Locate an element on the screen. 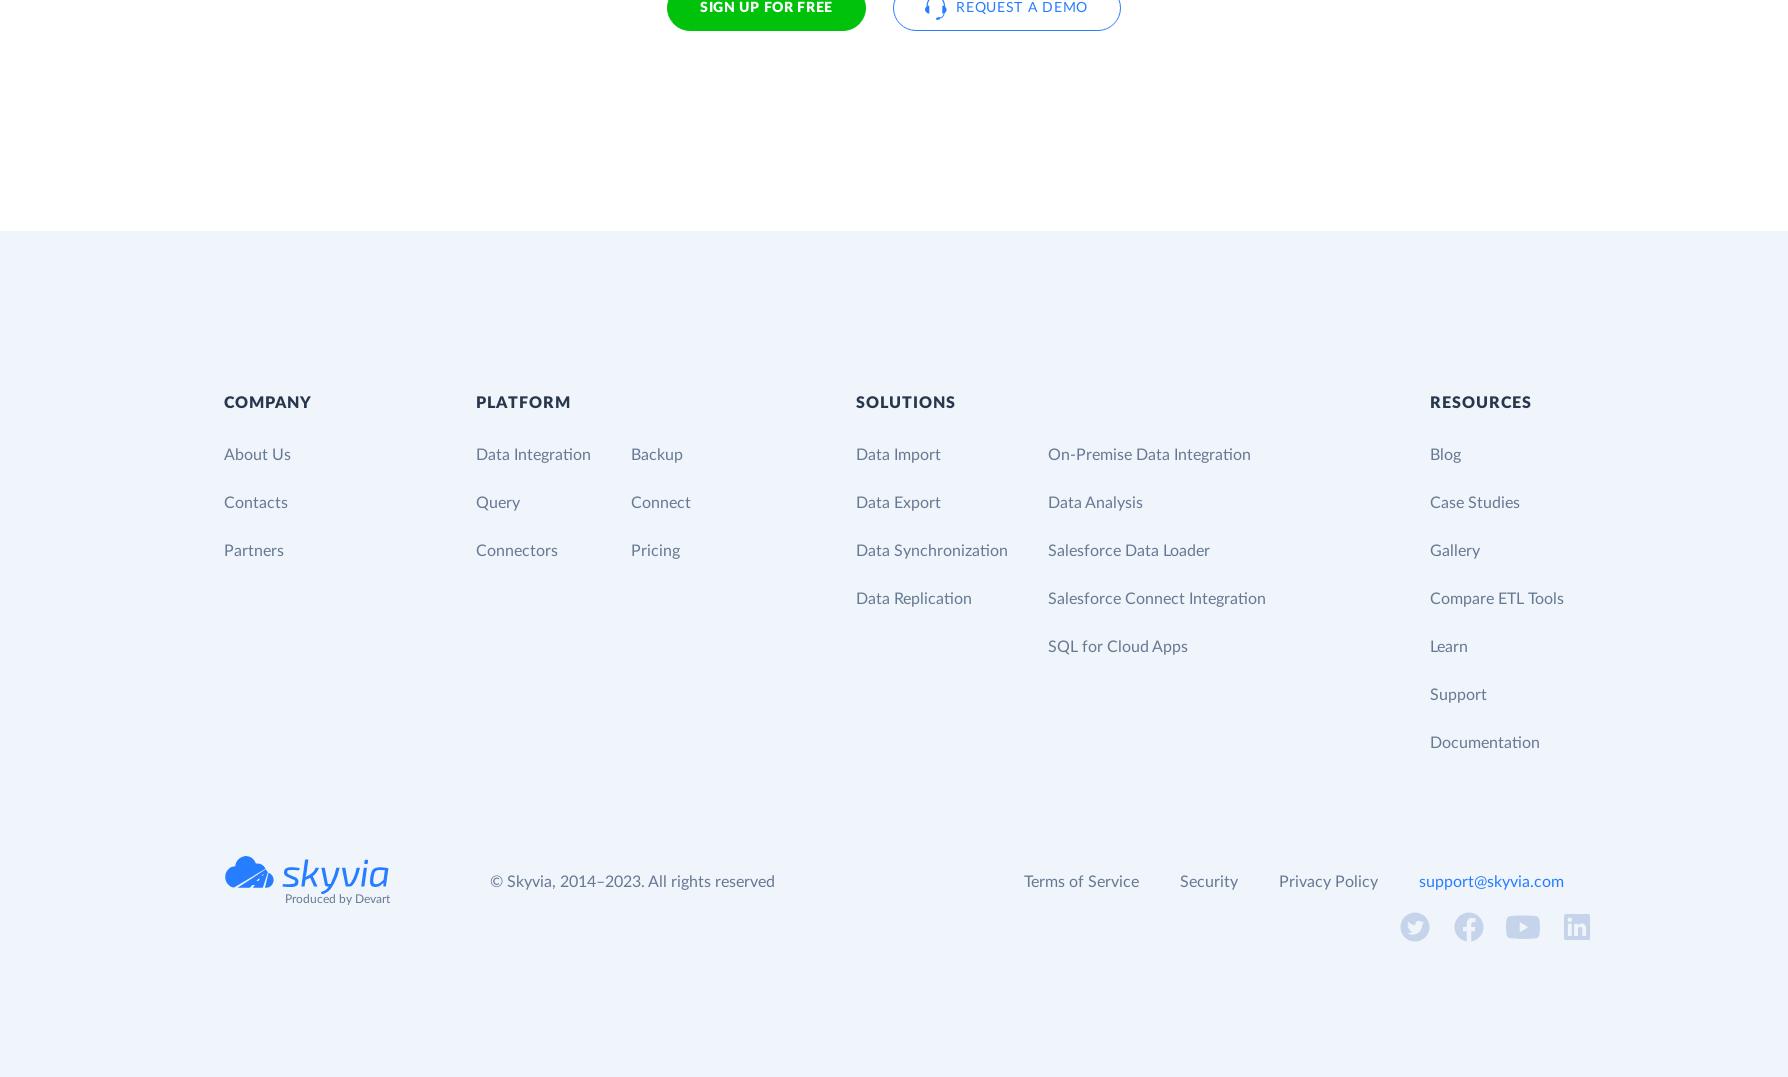 Image resolution: width=1788 pixels, height=1077 pixels. 'Resources' is located at coordinates (1479, 402).